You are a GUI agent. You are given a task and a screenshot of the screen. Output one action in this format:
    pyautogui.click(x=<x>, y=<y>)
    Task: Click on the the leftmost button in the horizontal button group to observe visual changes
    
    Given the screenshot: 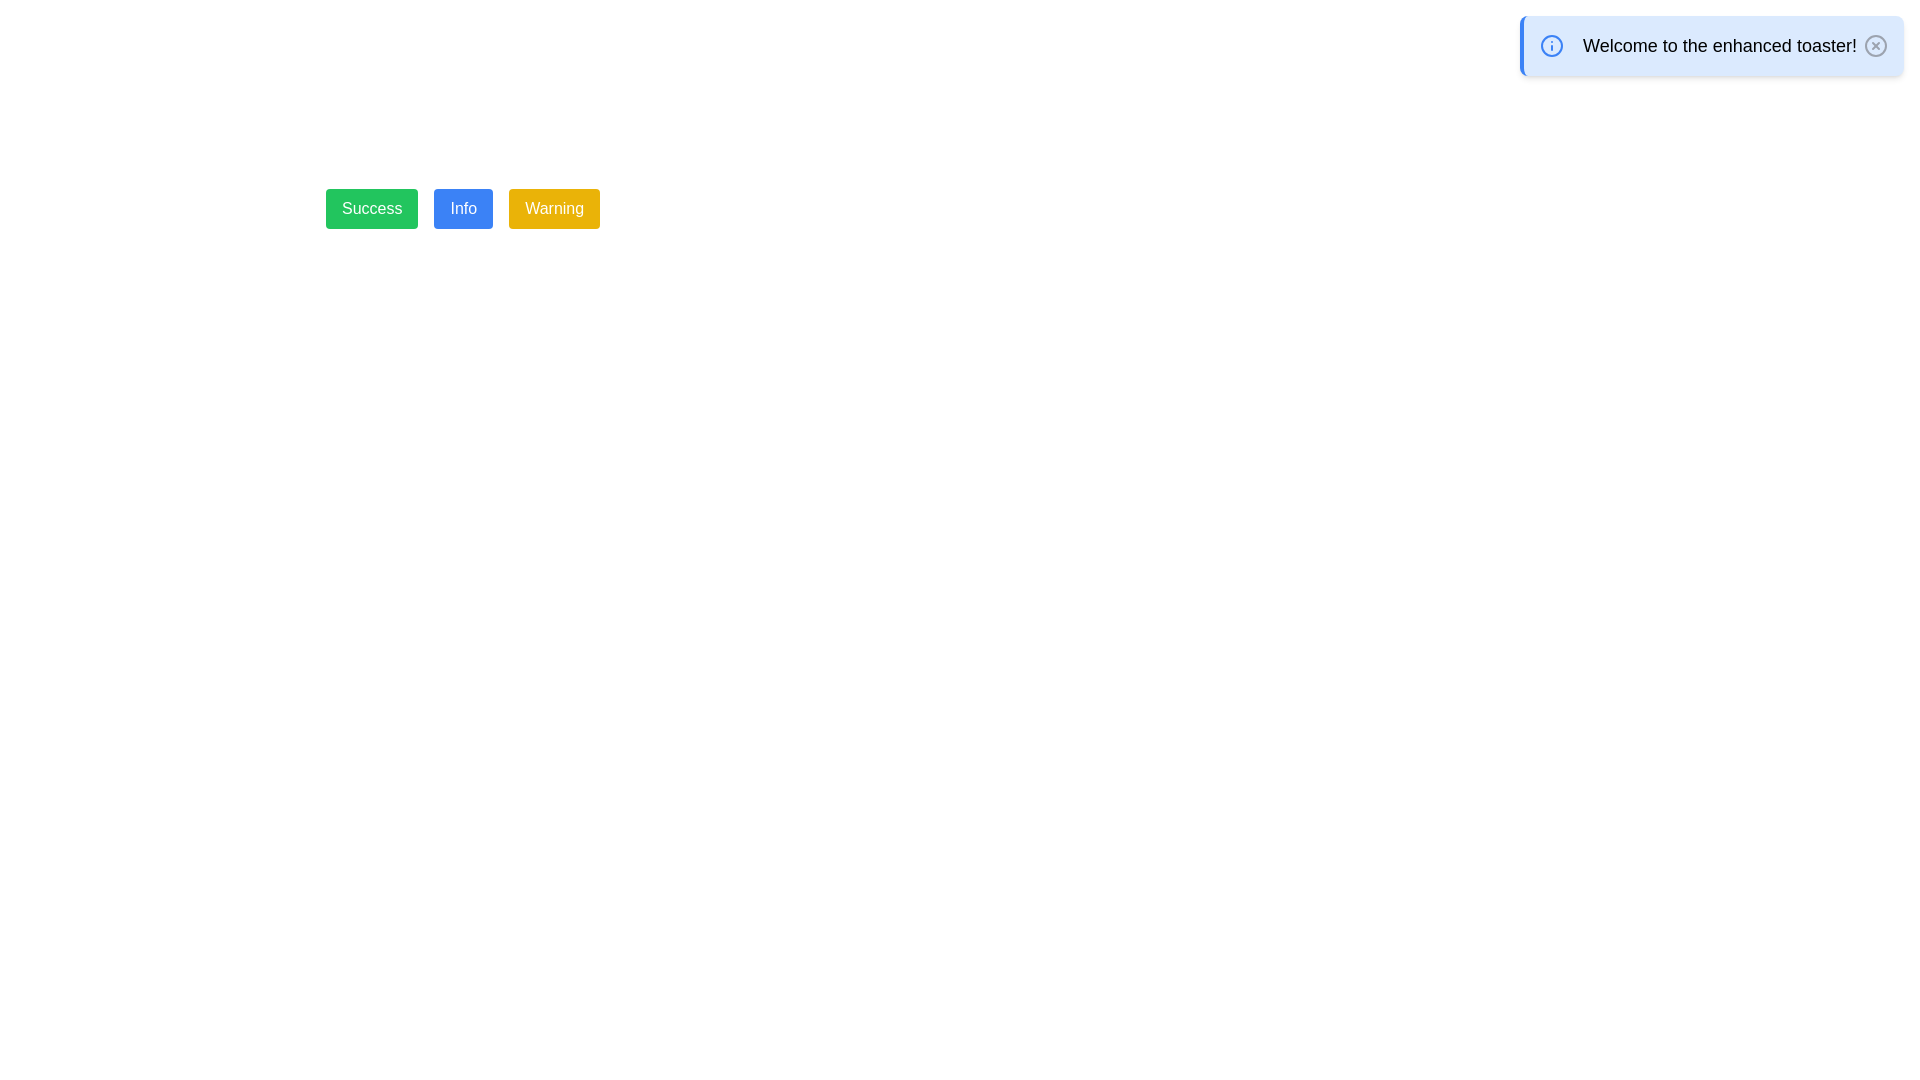 What is the action you would take?
    pyautogui.click(x=372, y=208)
    